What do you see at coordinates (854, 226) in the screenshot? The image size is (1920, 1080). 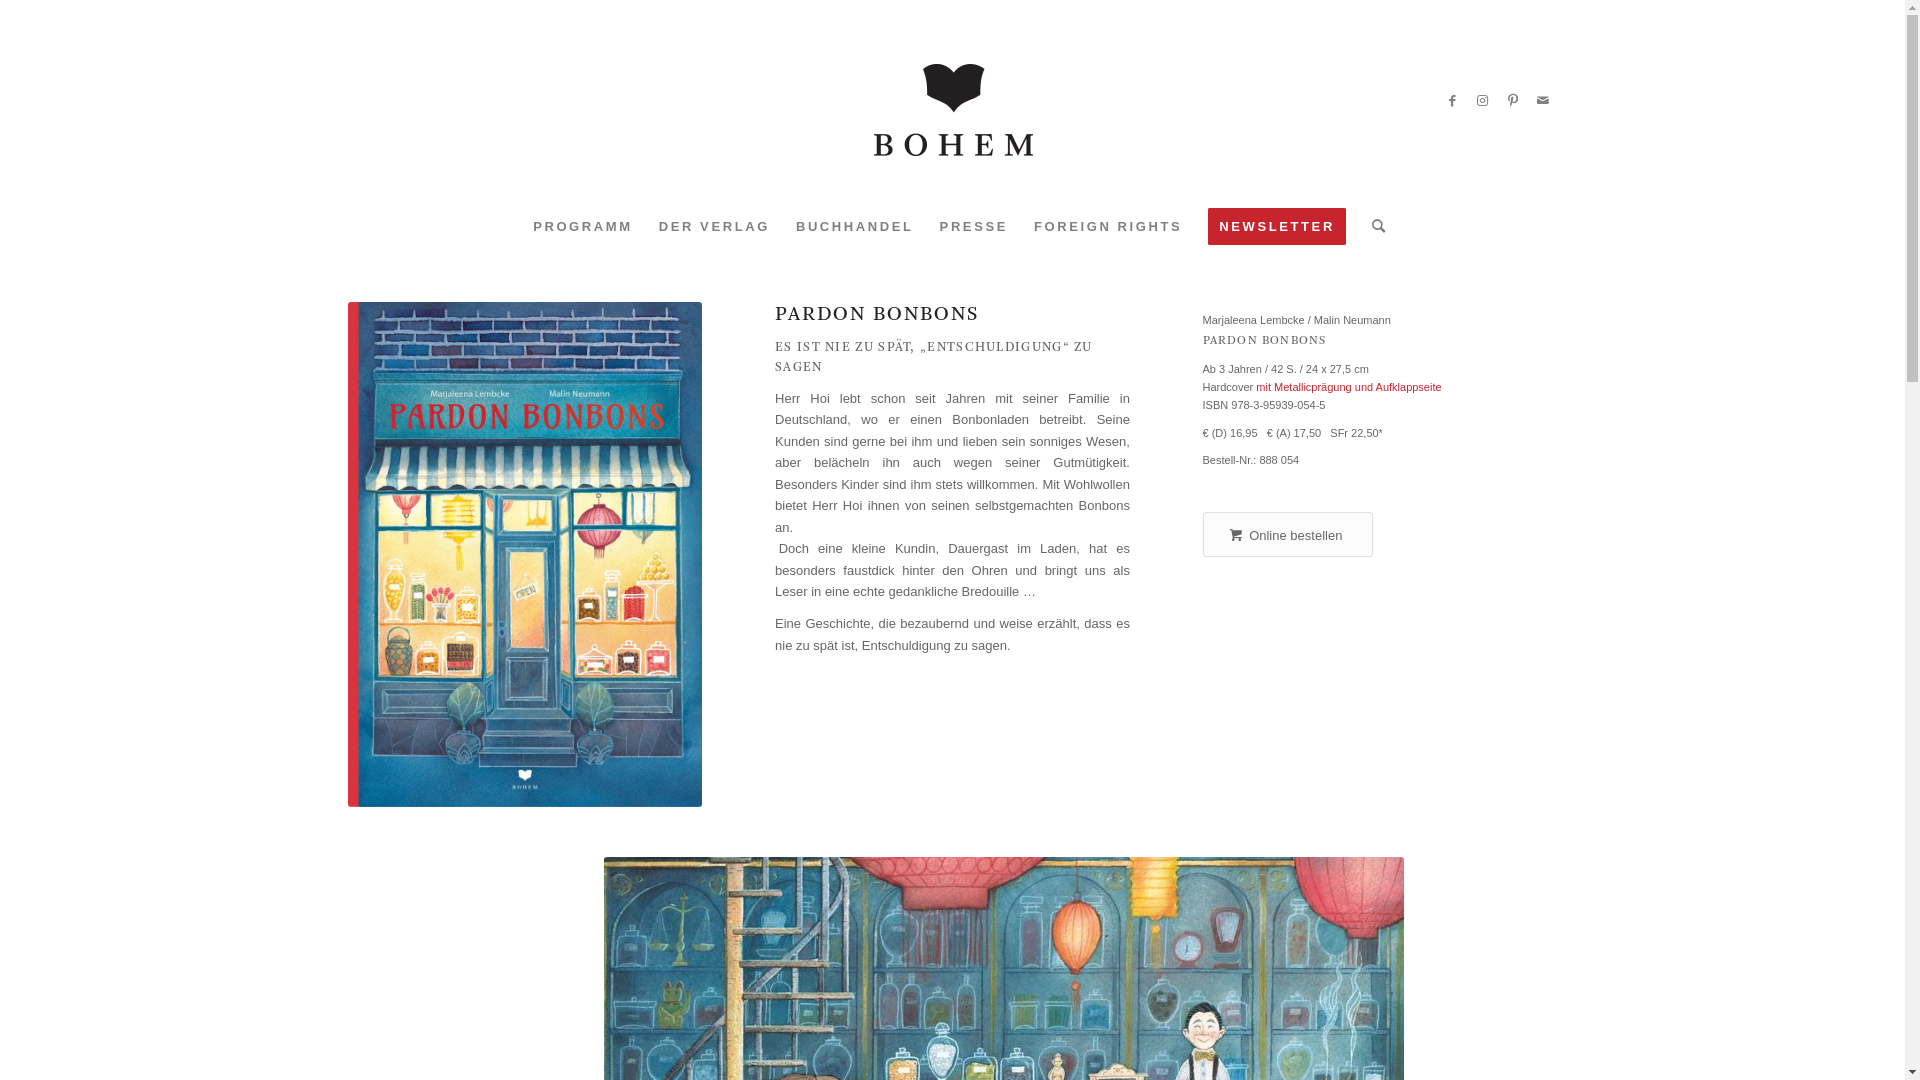 I see `'BUCHHANDEL'` at bounding box center [854, 226].